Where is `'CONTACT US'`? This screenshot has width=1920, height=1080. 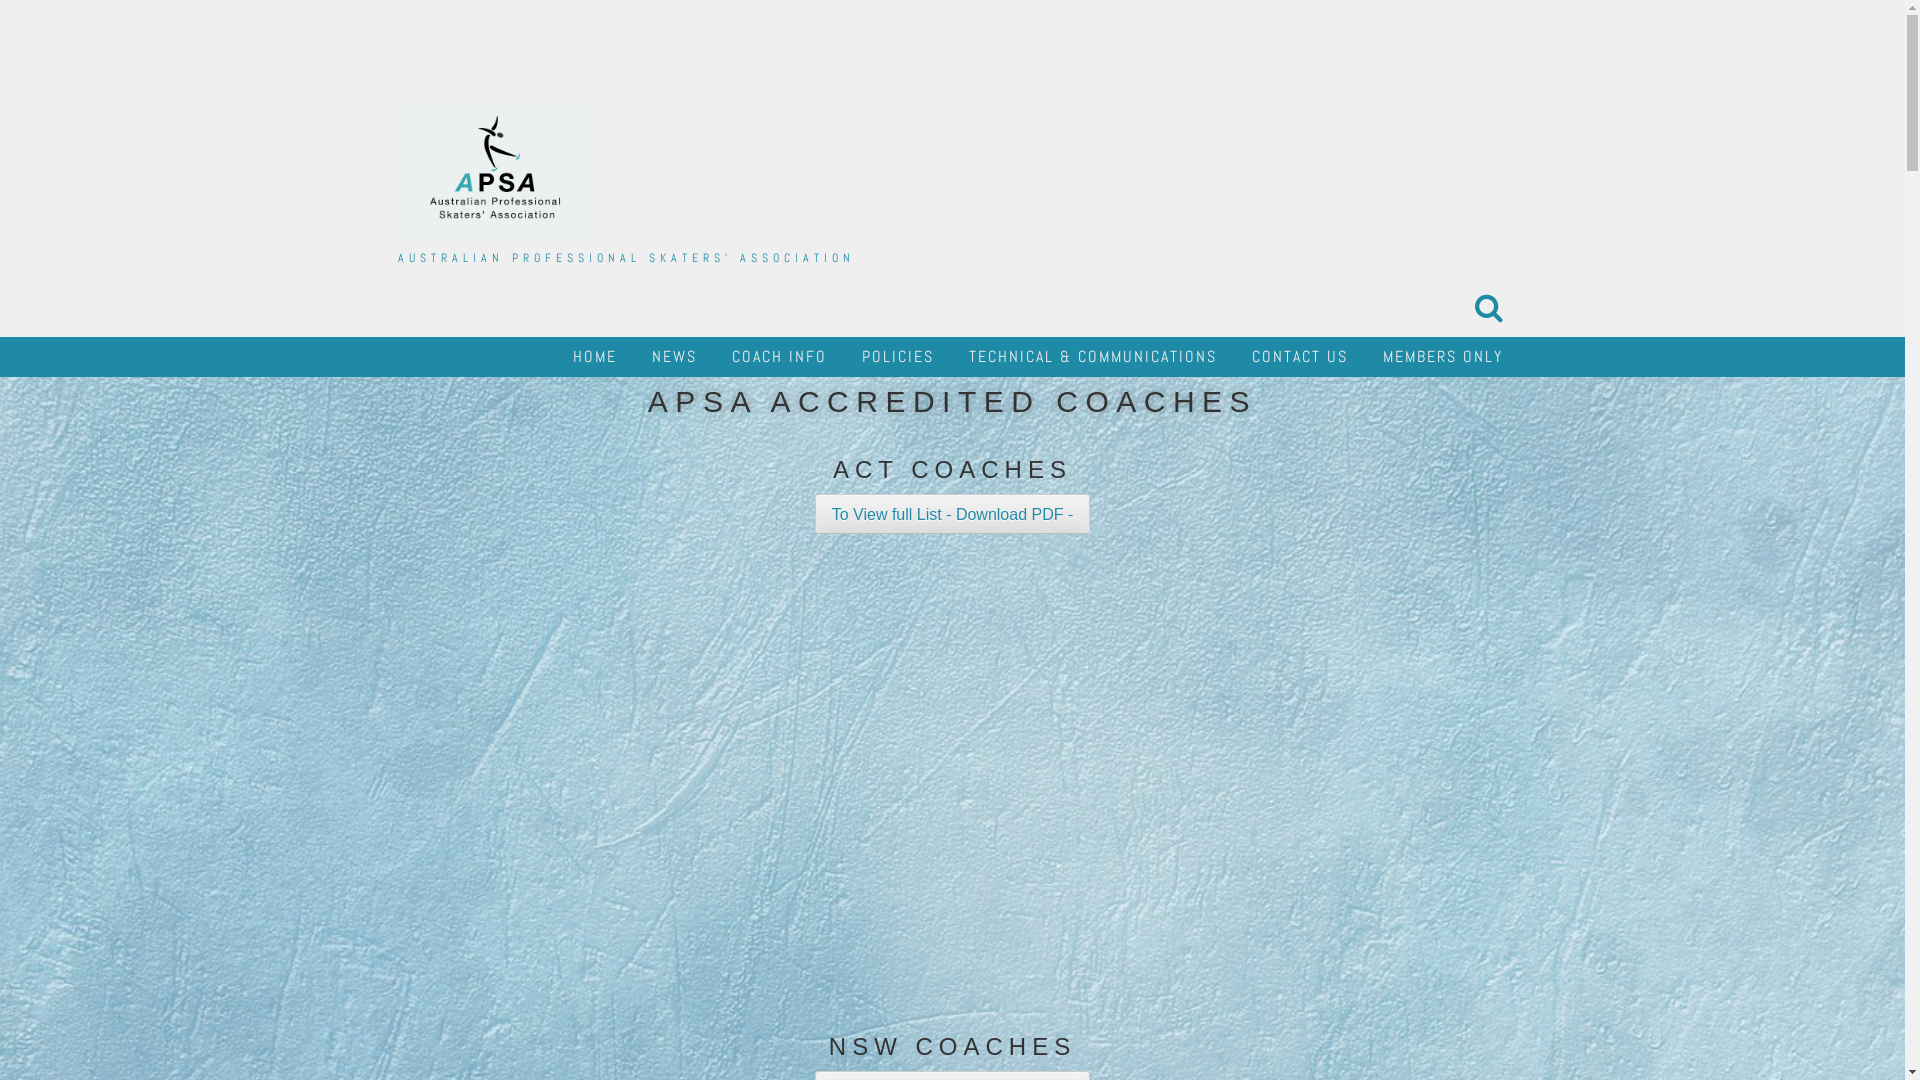 'CONTACT US' is located at coordinates (1300, 356).